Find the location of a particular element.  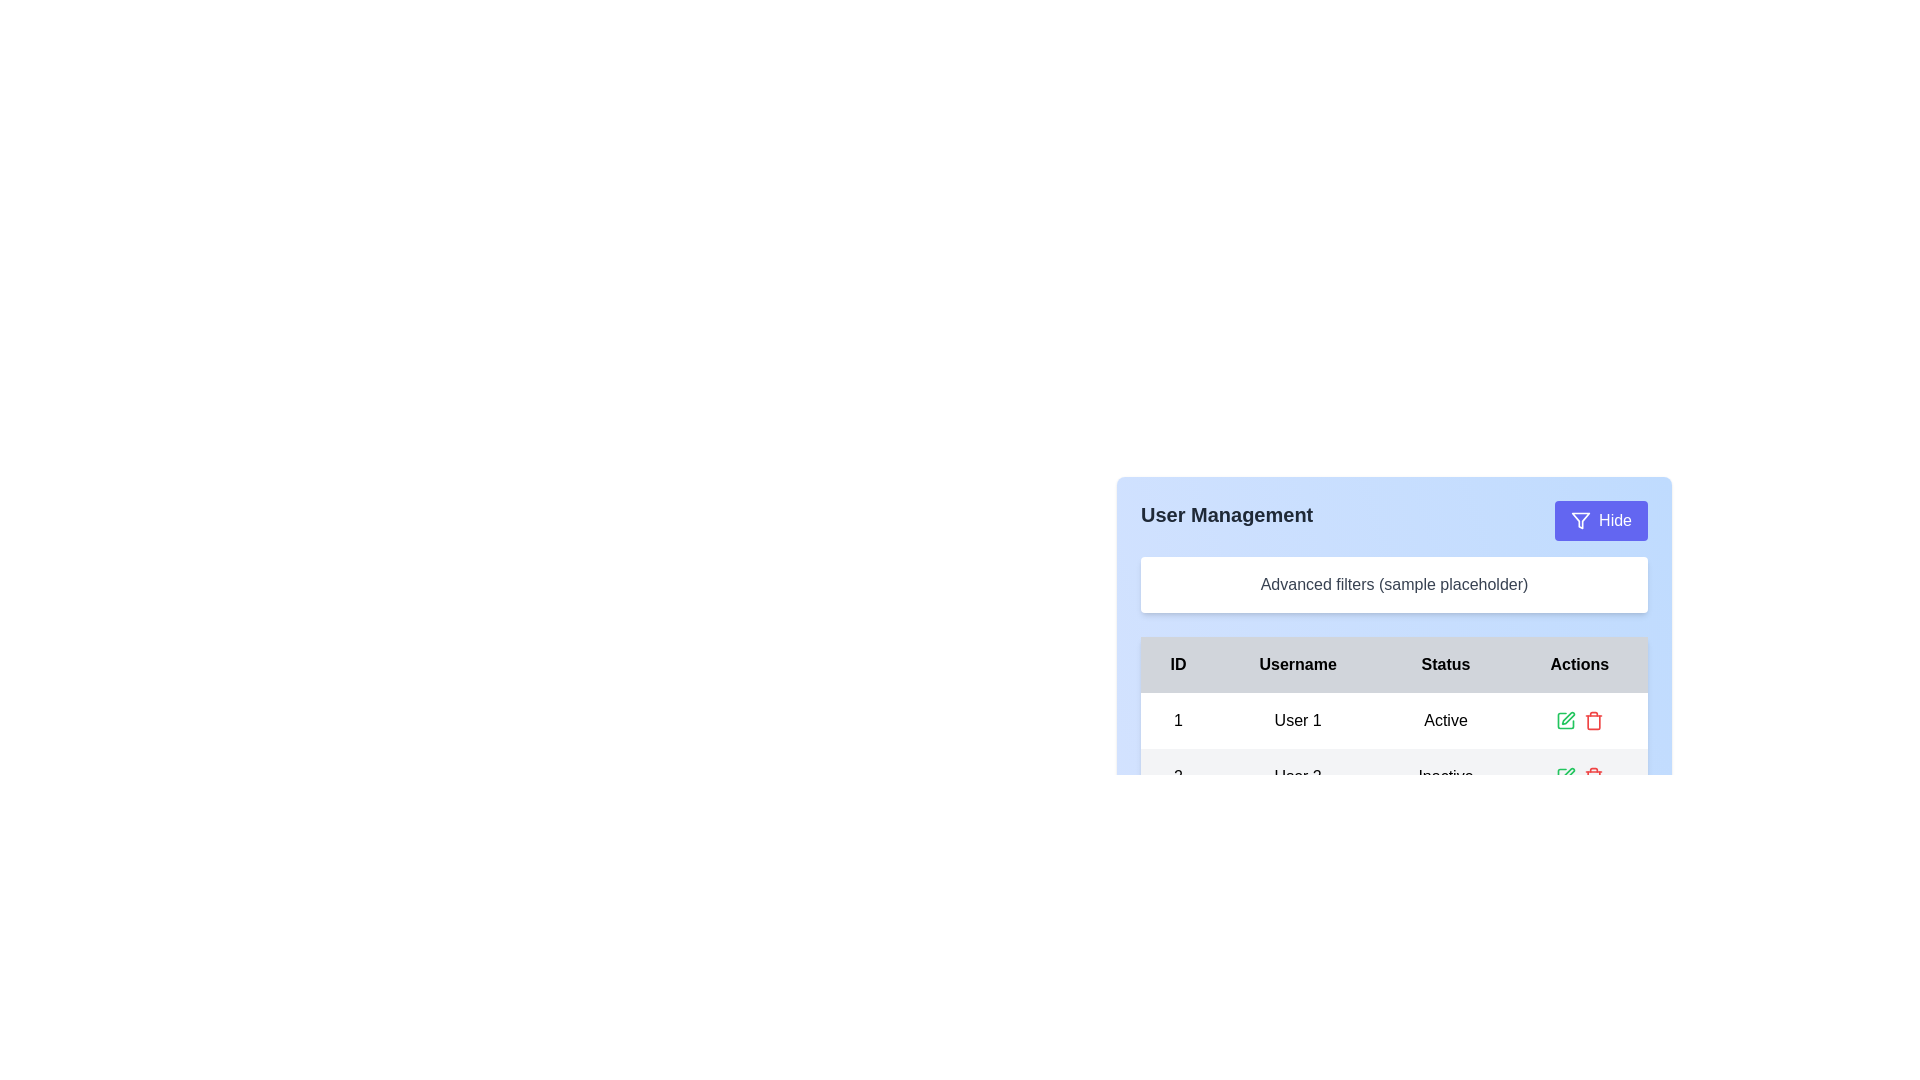

the Icon button located near the 'Actions' column, adjacent to the first row of user data labeled 'User 1', to initiate editing is located at coordinates (1567, 717).